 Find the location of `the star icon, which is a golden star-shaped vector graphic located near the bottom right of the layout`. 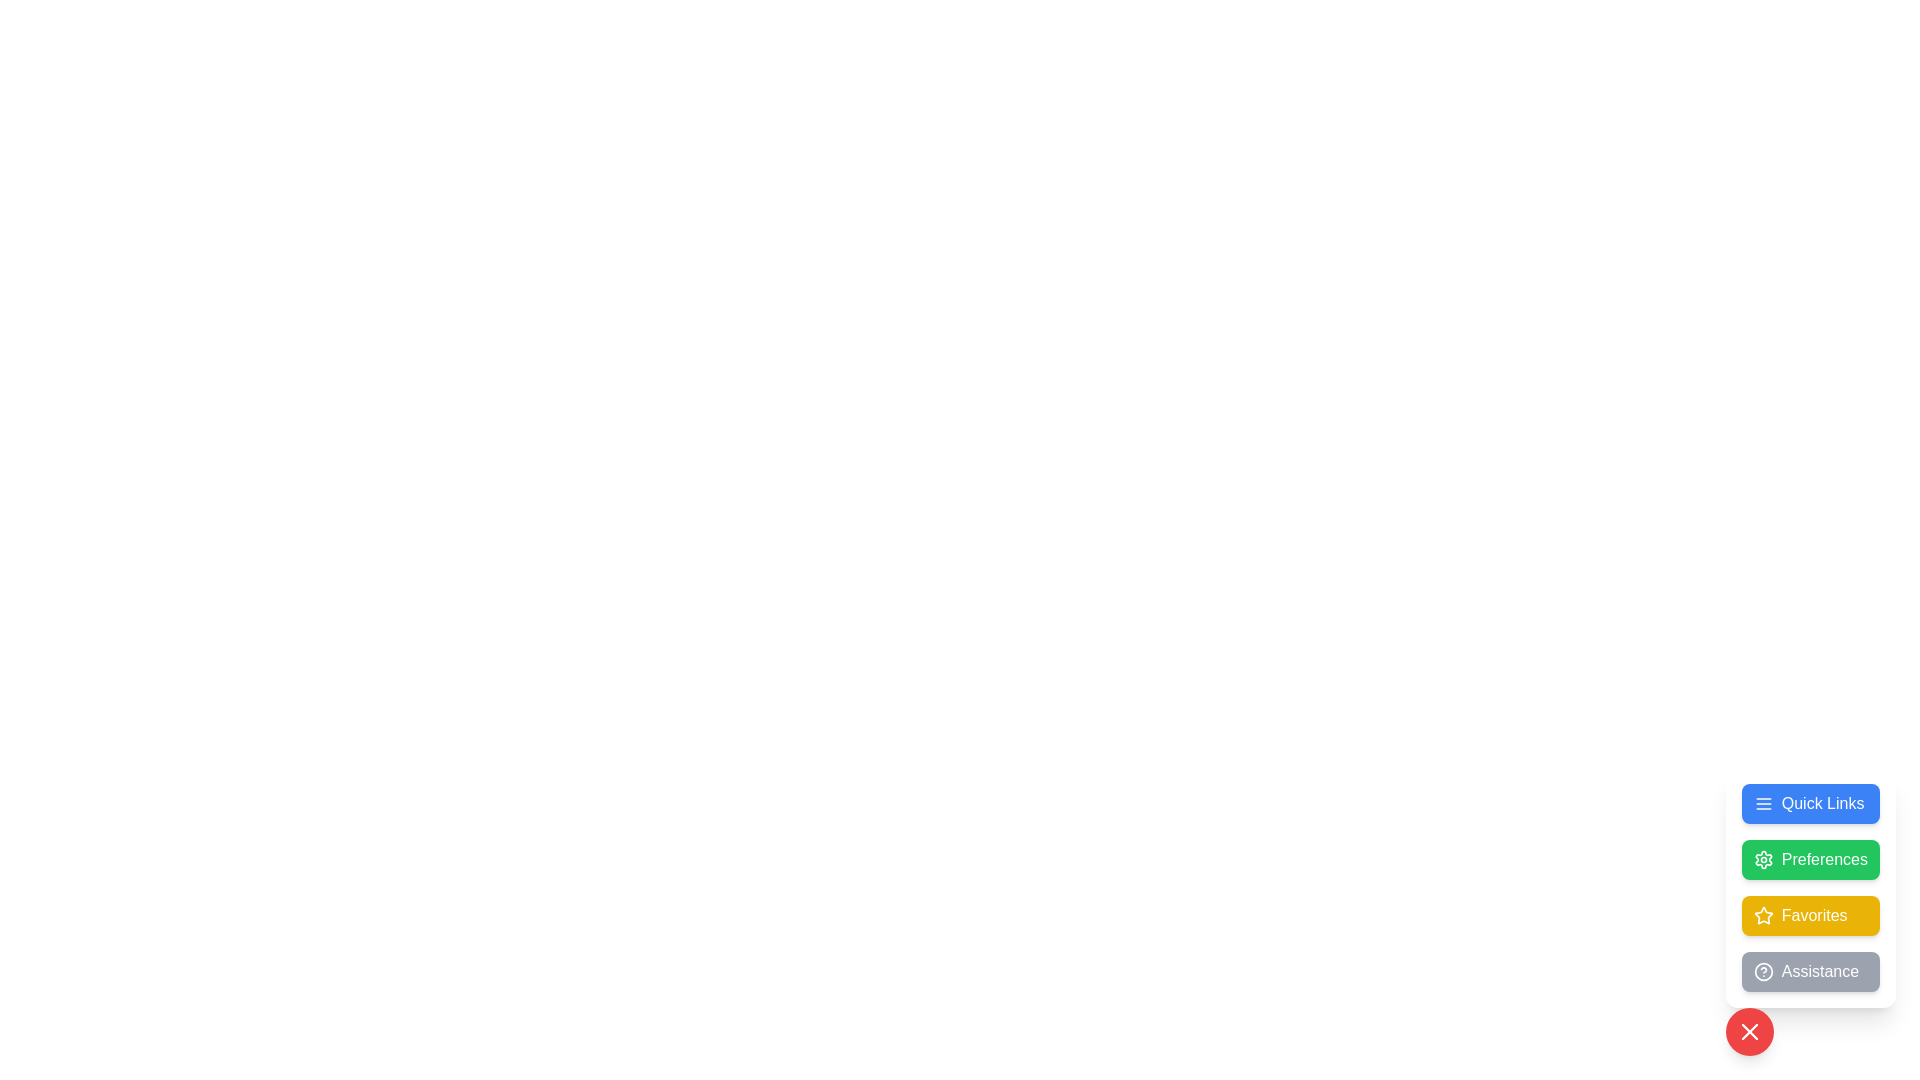

the star icon, which is a golden star-shaped vector graphic located near the bottom right of the layout is located at coordinates (1763, 915).